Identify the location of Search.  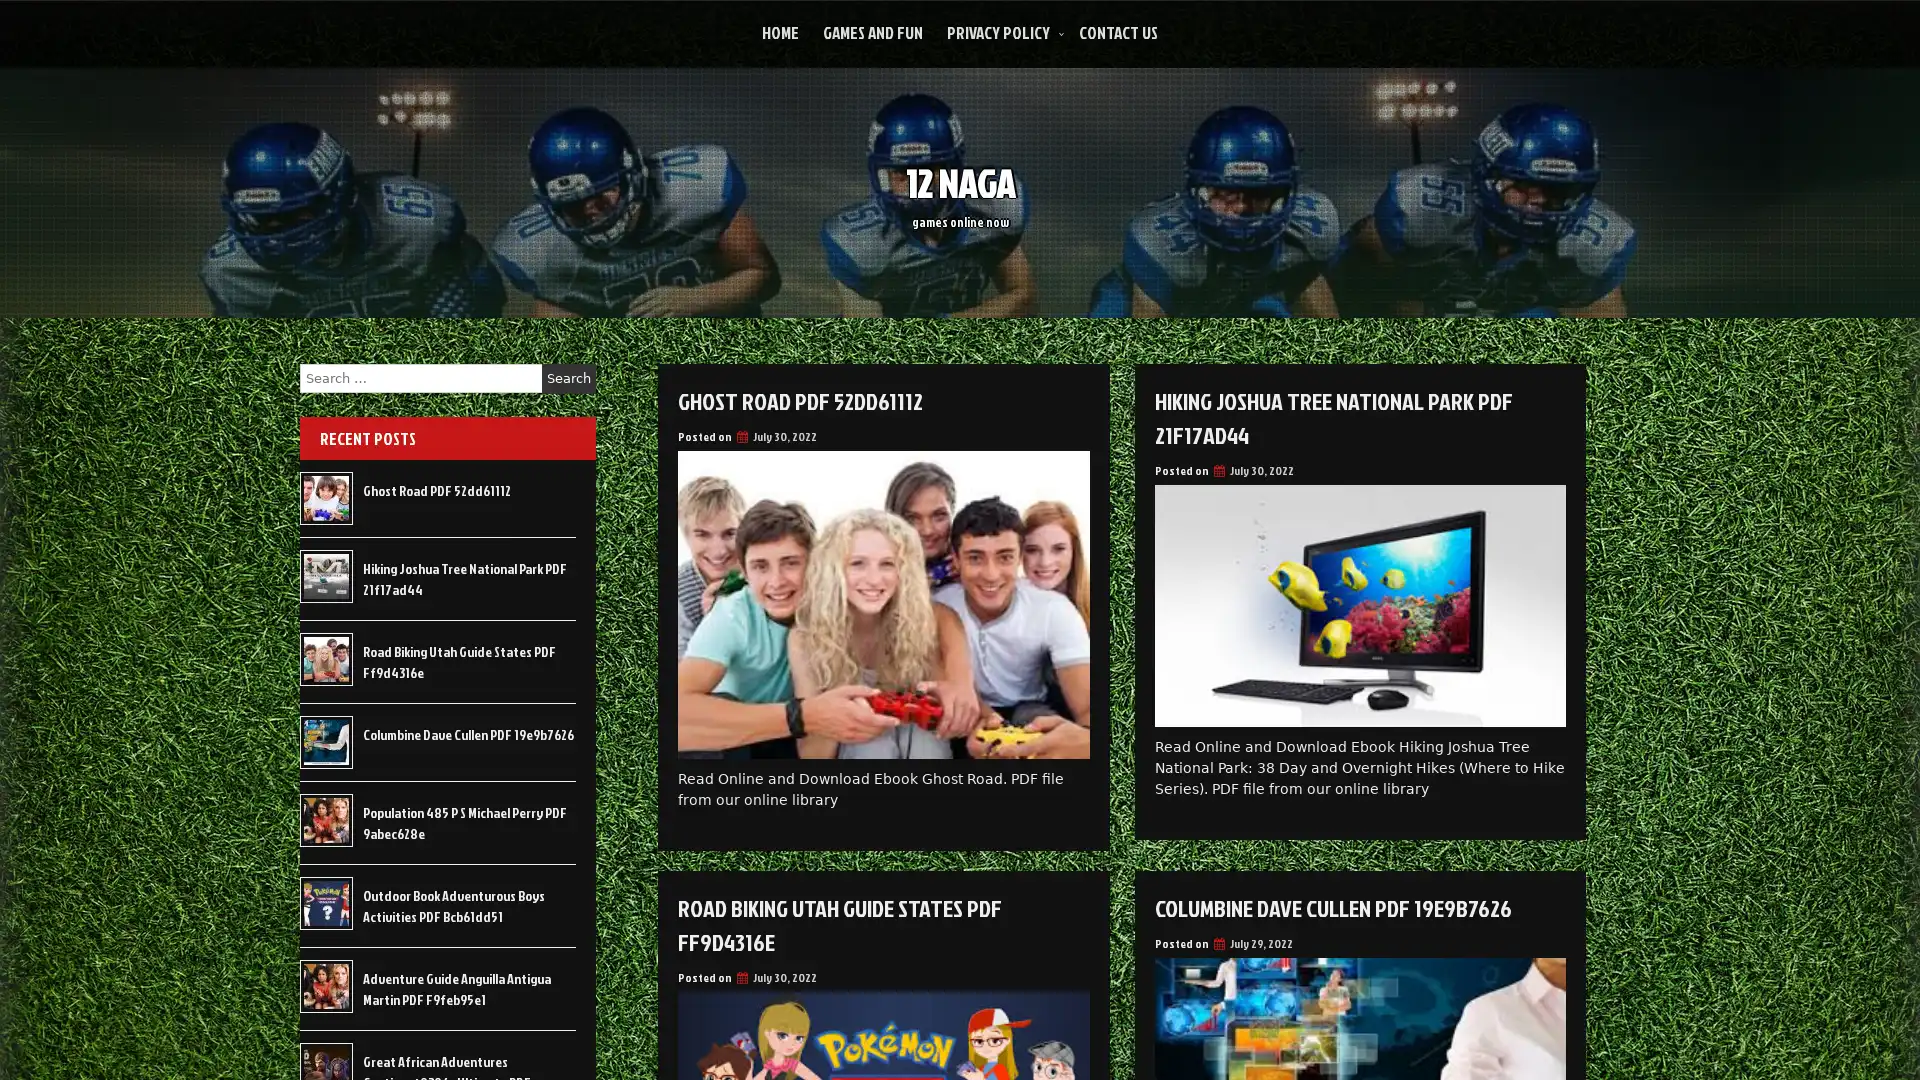
(568, 378).